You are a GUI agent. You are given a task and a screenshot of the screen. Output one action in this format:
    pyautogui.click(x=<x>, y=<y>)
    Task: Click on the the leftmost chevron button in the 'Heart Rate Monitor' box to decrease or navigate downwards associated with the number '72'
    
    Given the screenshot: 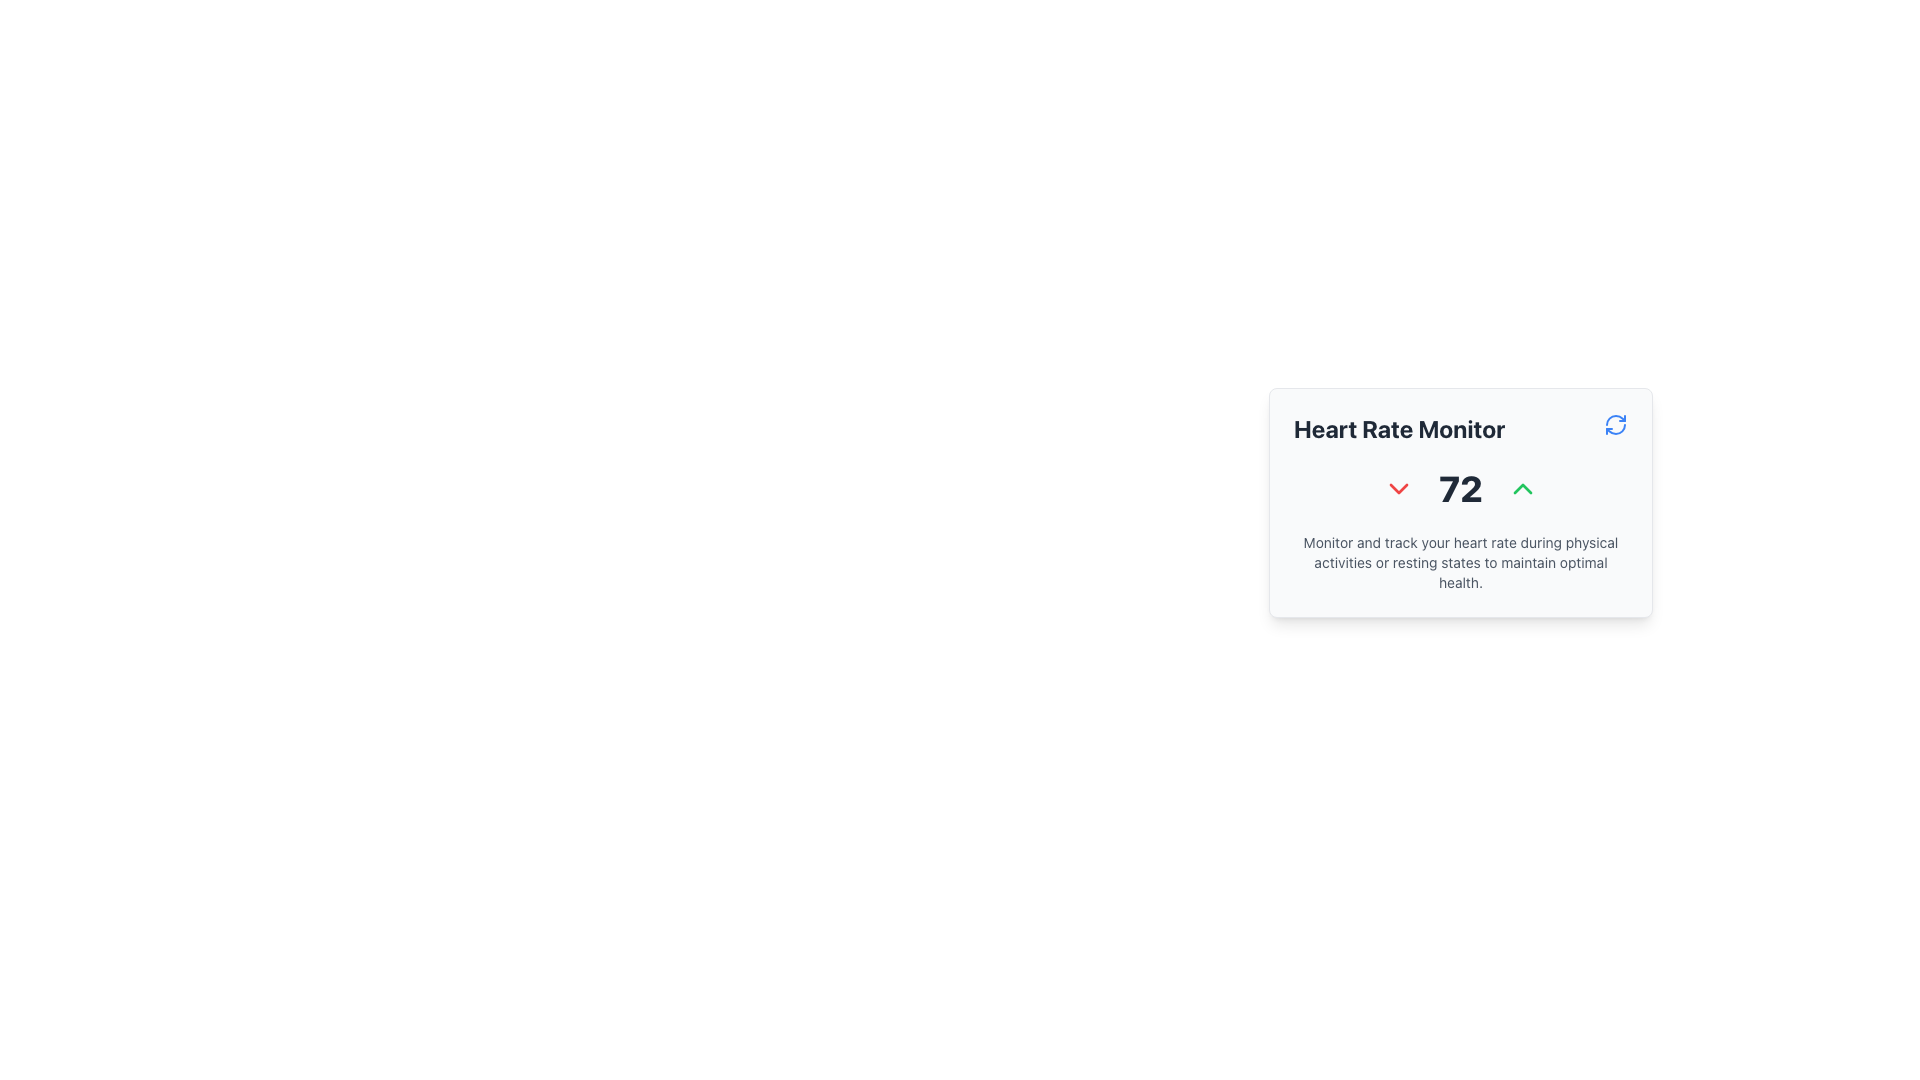 What is the action you would take?
    pyautogui.click(x=1398, y=489)
    